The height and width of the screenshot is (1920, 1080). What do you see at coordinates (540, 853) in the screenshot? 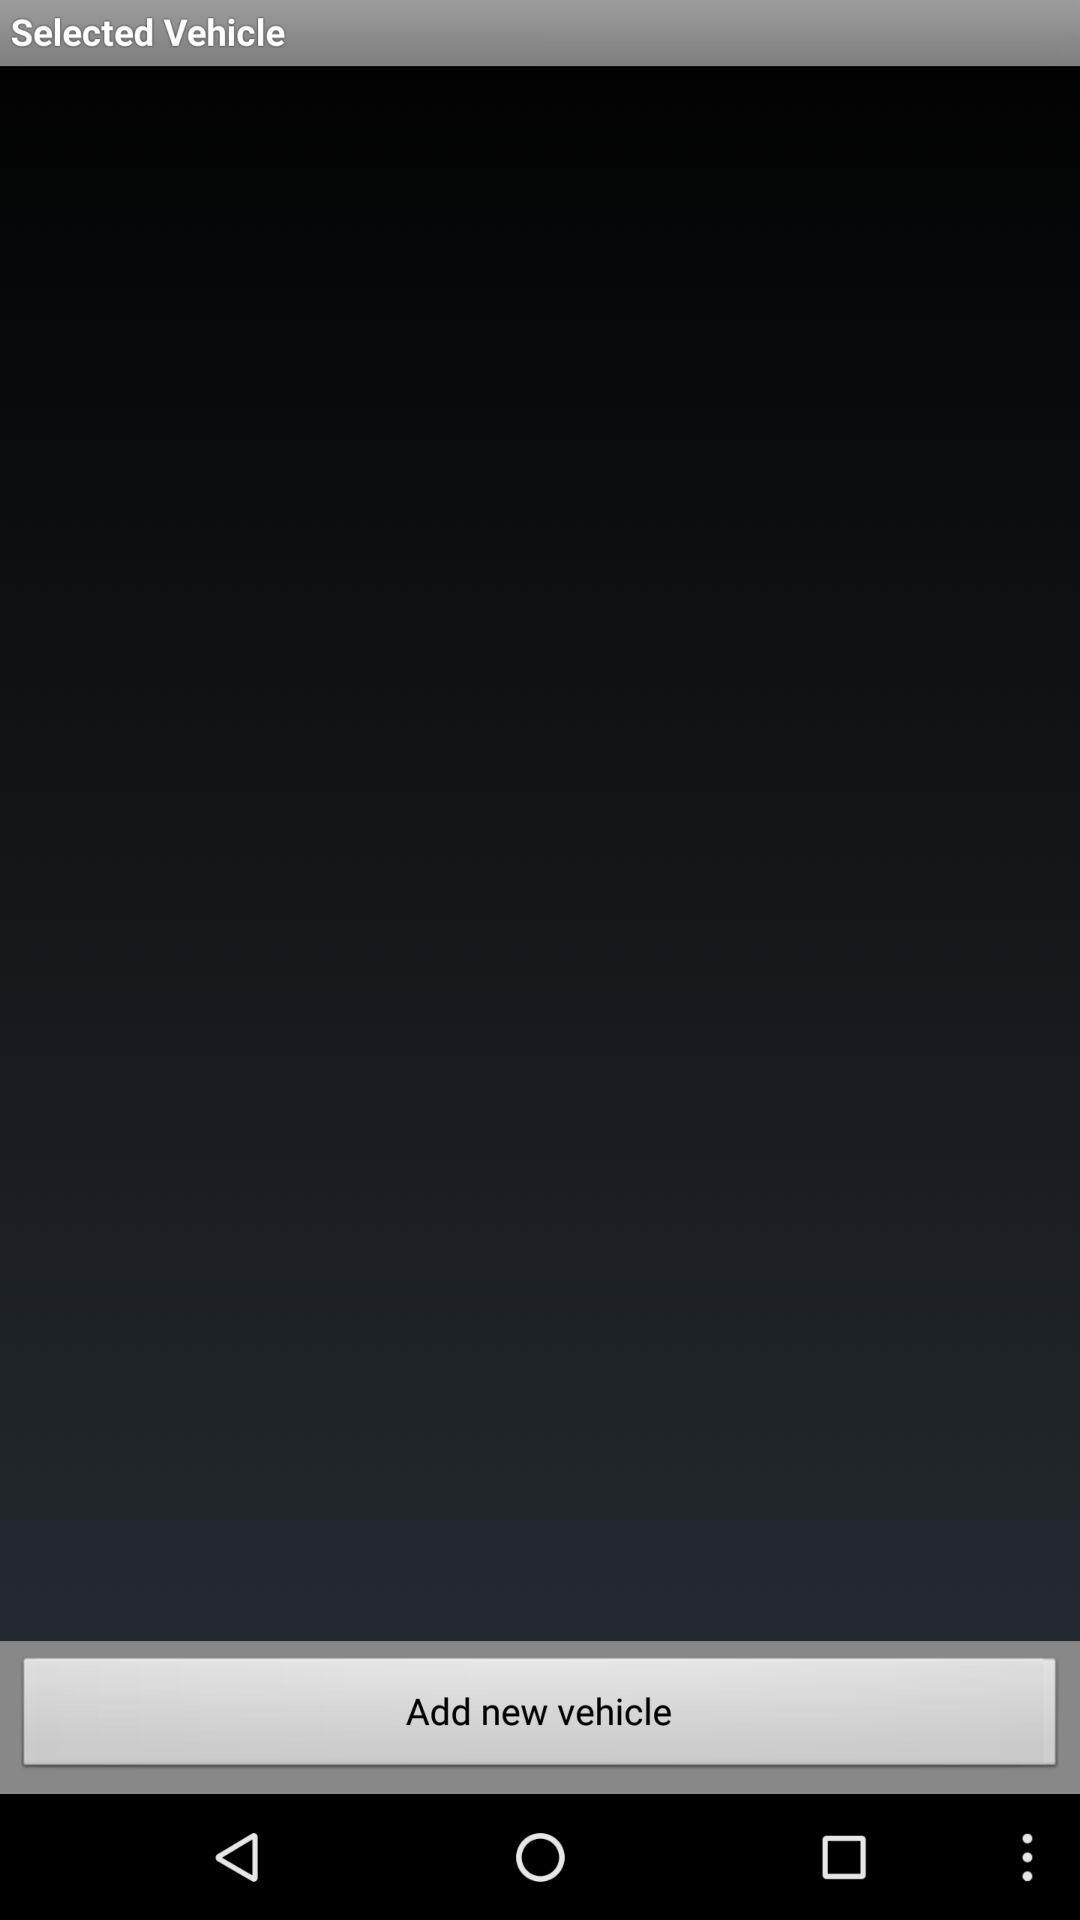
I see `item above add new vehicle item` at bounding box center [540, 853].